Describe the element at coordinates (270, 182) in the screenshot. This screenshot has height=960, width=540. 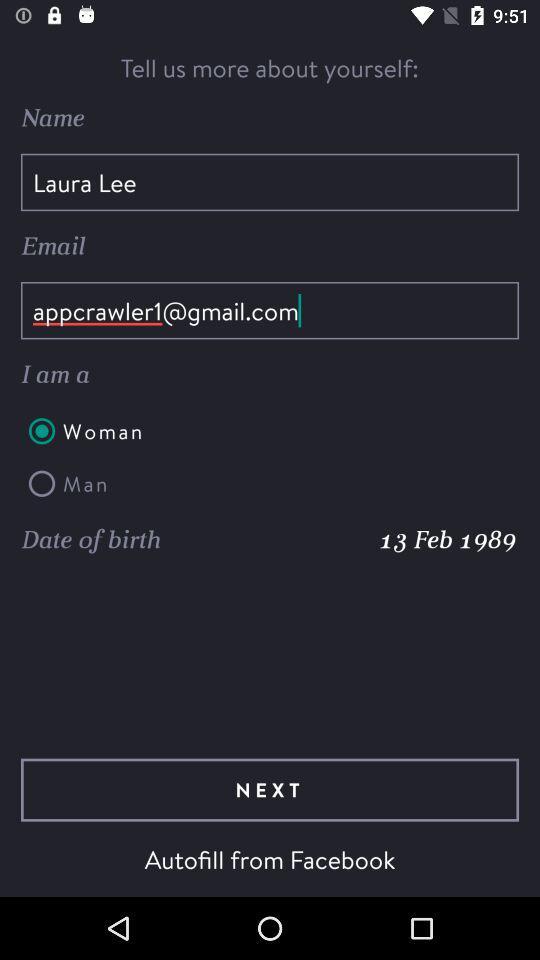
I see `the item below name icon` at that location.